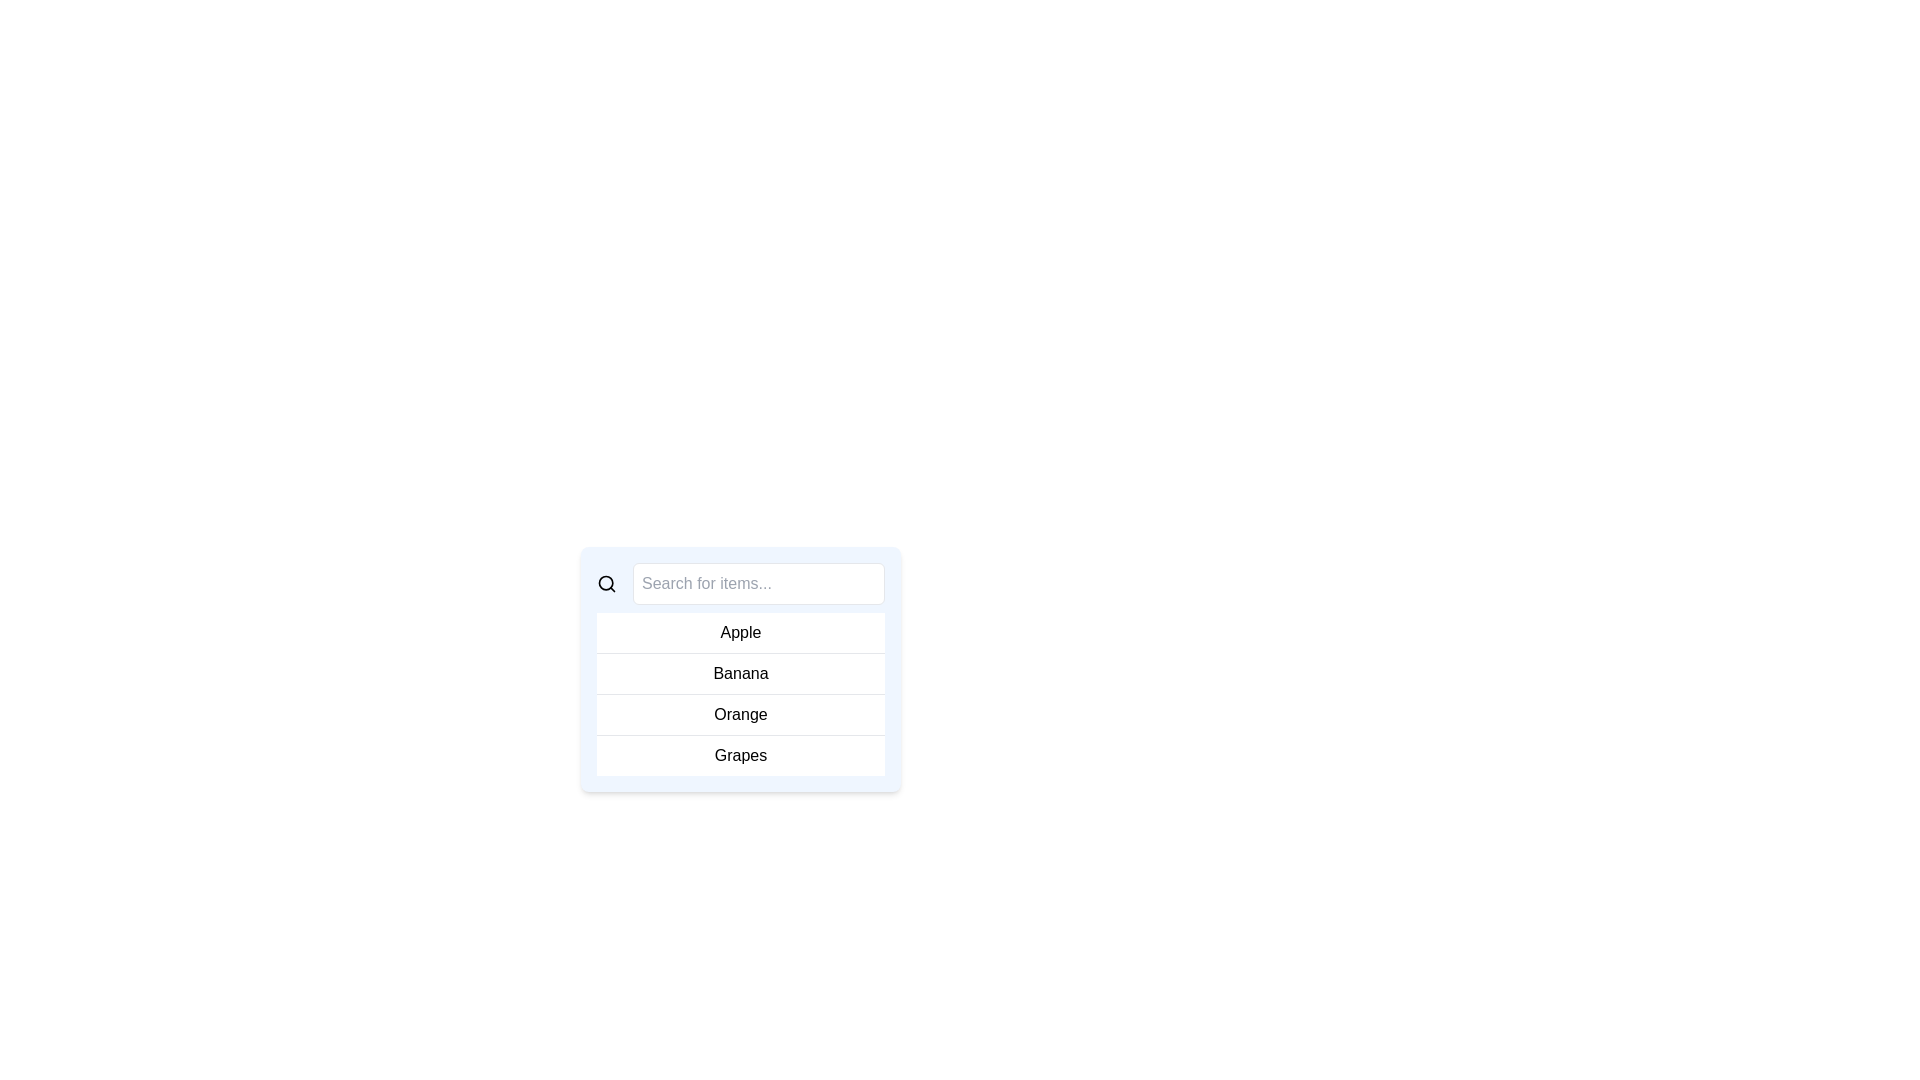  I want to click on the list item containing the text 'Banana', so click(739, 674).